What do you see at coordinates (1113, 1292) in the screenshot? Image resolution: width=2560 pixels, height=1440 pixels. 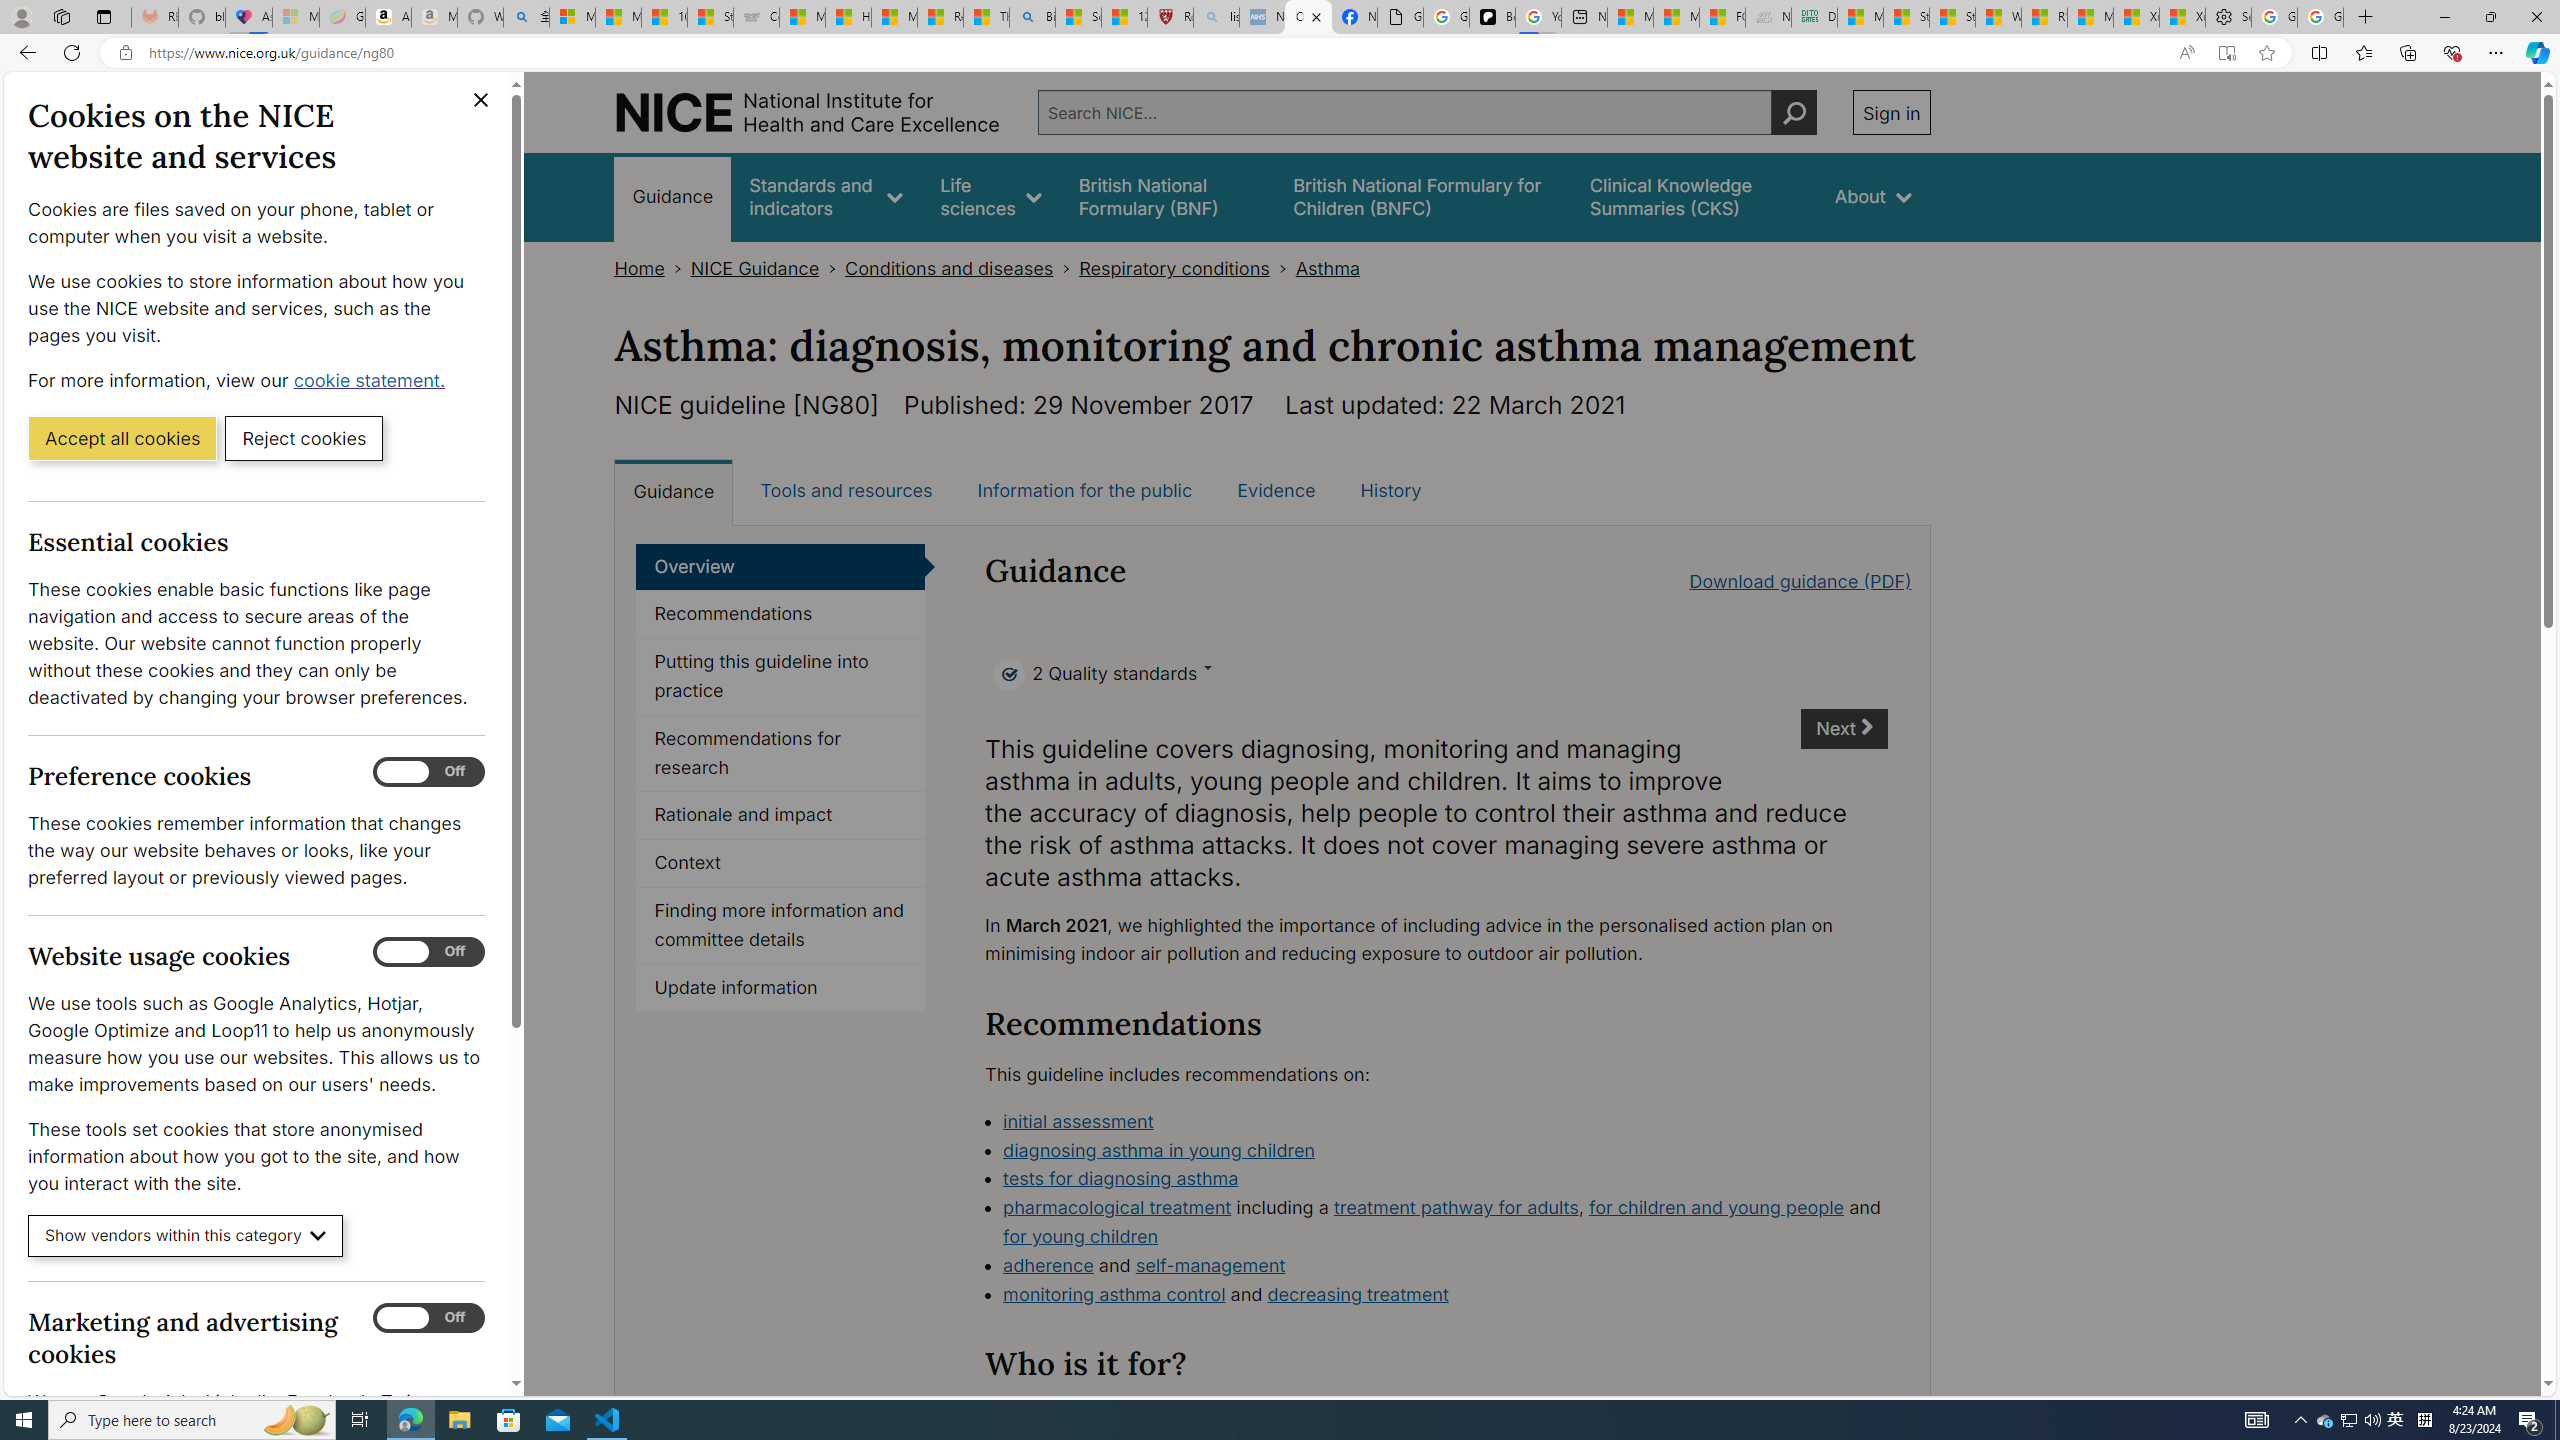 I see `'monitoring asthma control'` at bounding box center [1113, 1292].